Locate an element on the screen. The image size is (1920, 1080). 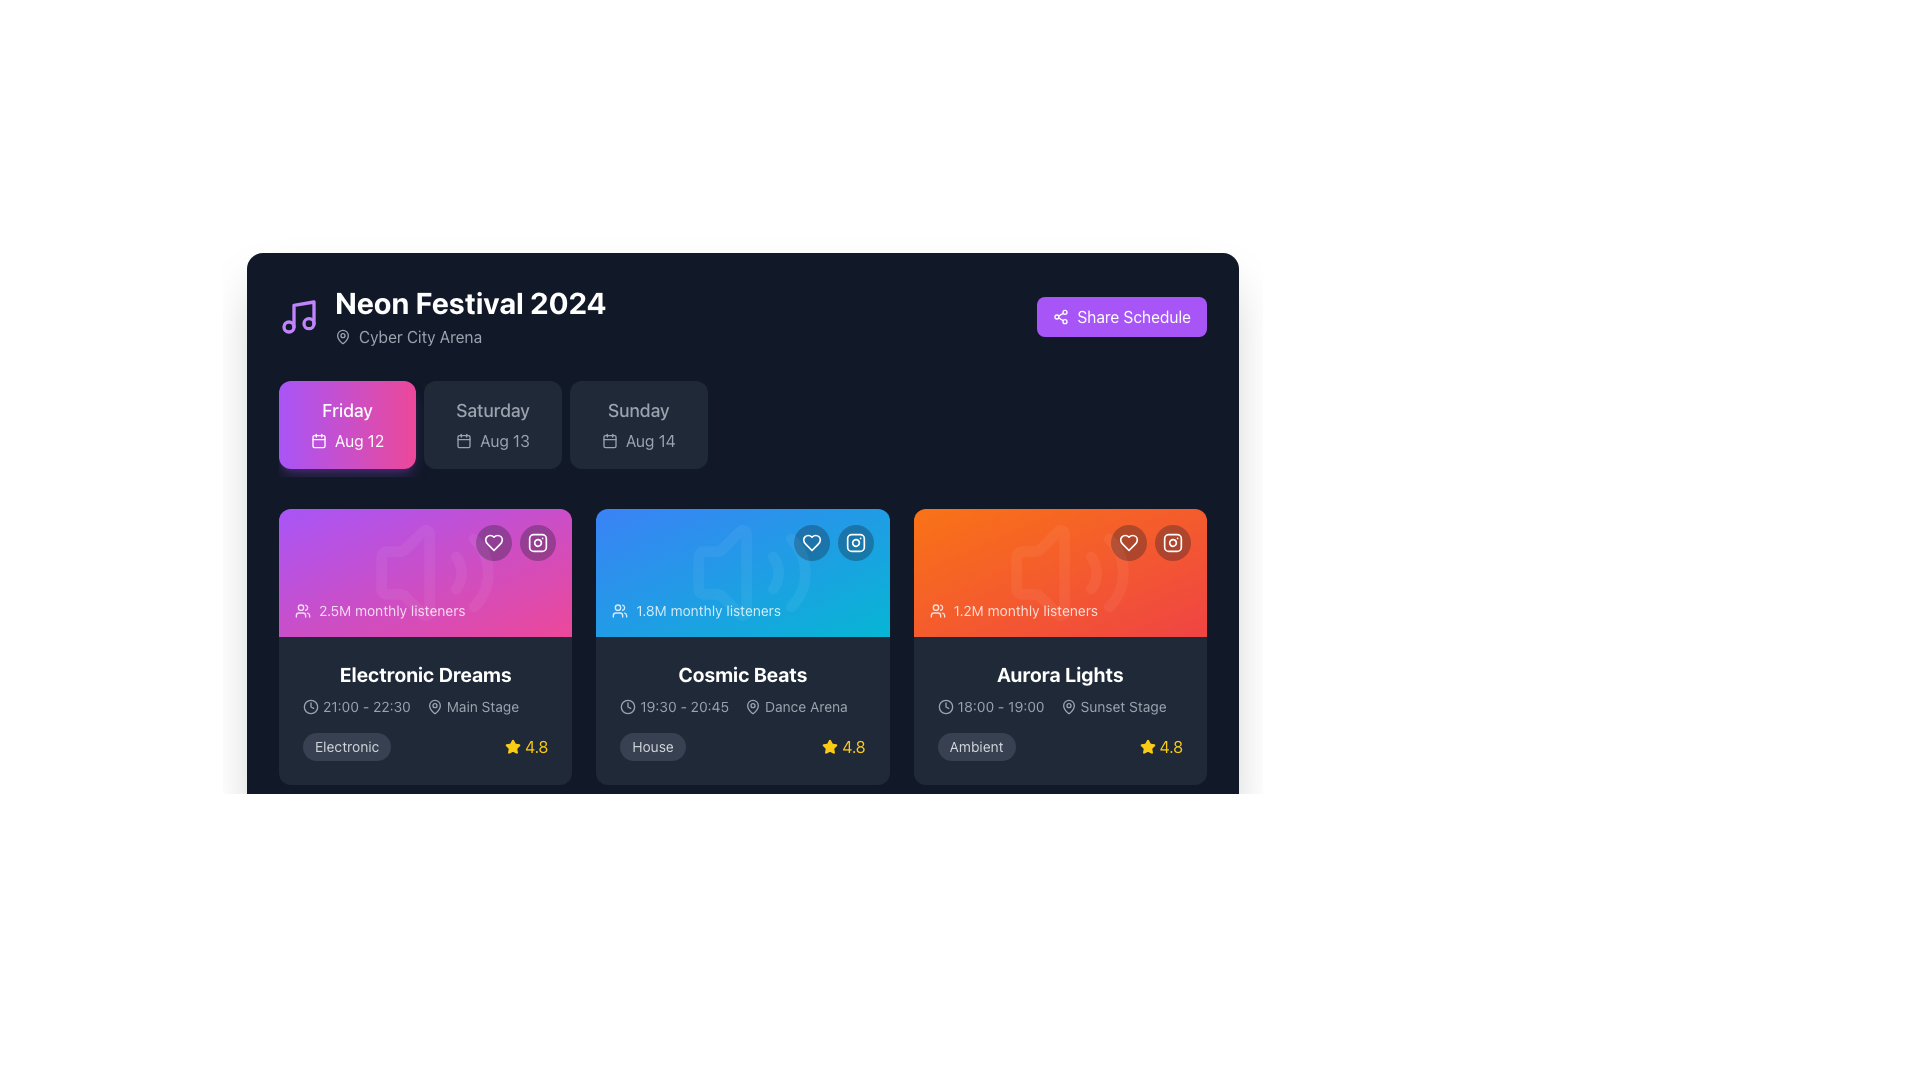
the circular button with a heart icon located in the top-right corner of the 'Aurora Lights' card, which is the leftmost of two circular buttons is located at coordinates (1128, 543).